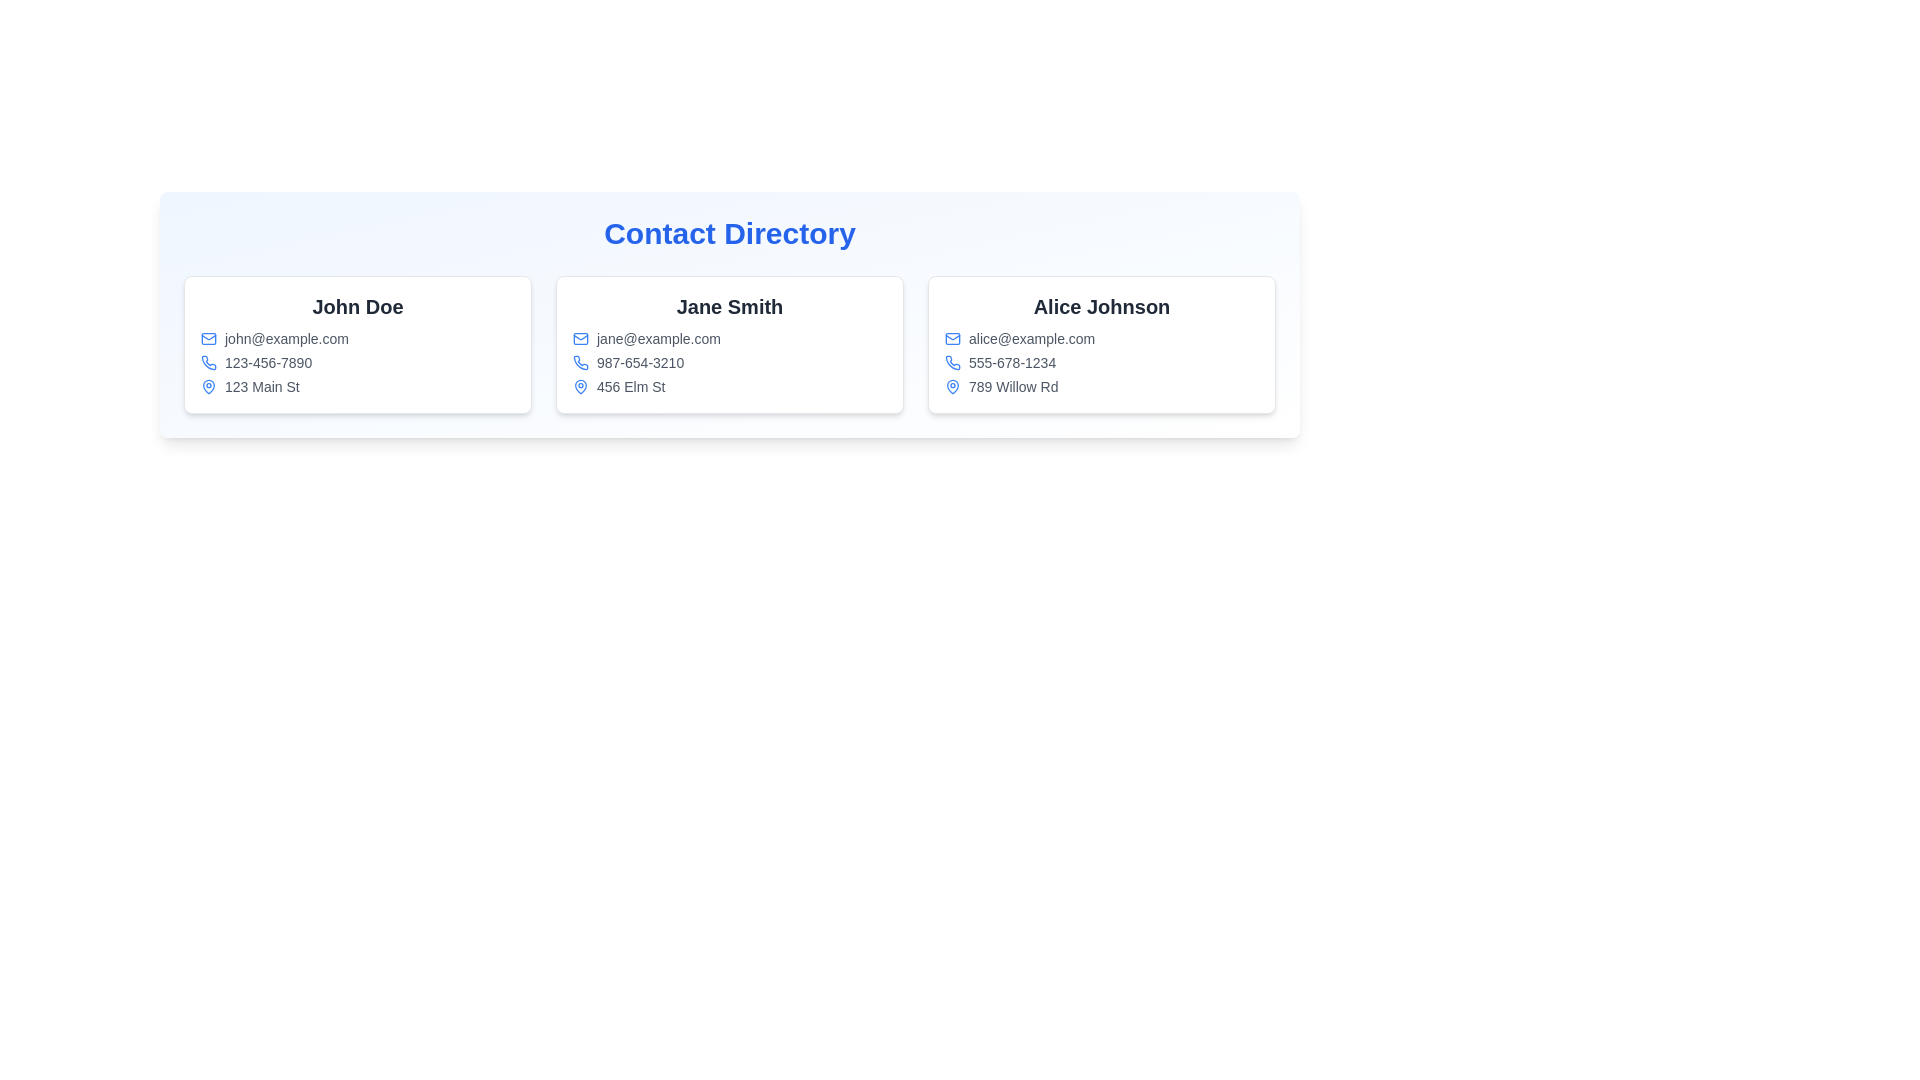 The width and height of the screenshot is (1920, 1080). I want to click on the blue phone icon located to the left of the phone number '555-678-1234' under the contact information card for 'Alice Johnson' in the third column of the contact directory, so click(952, 362).